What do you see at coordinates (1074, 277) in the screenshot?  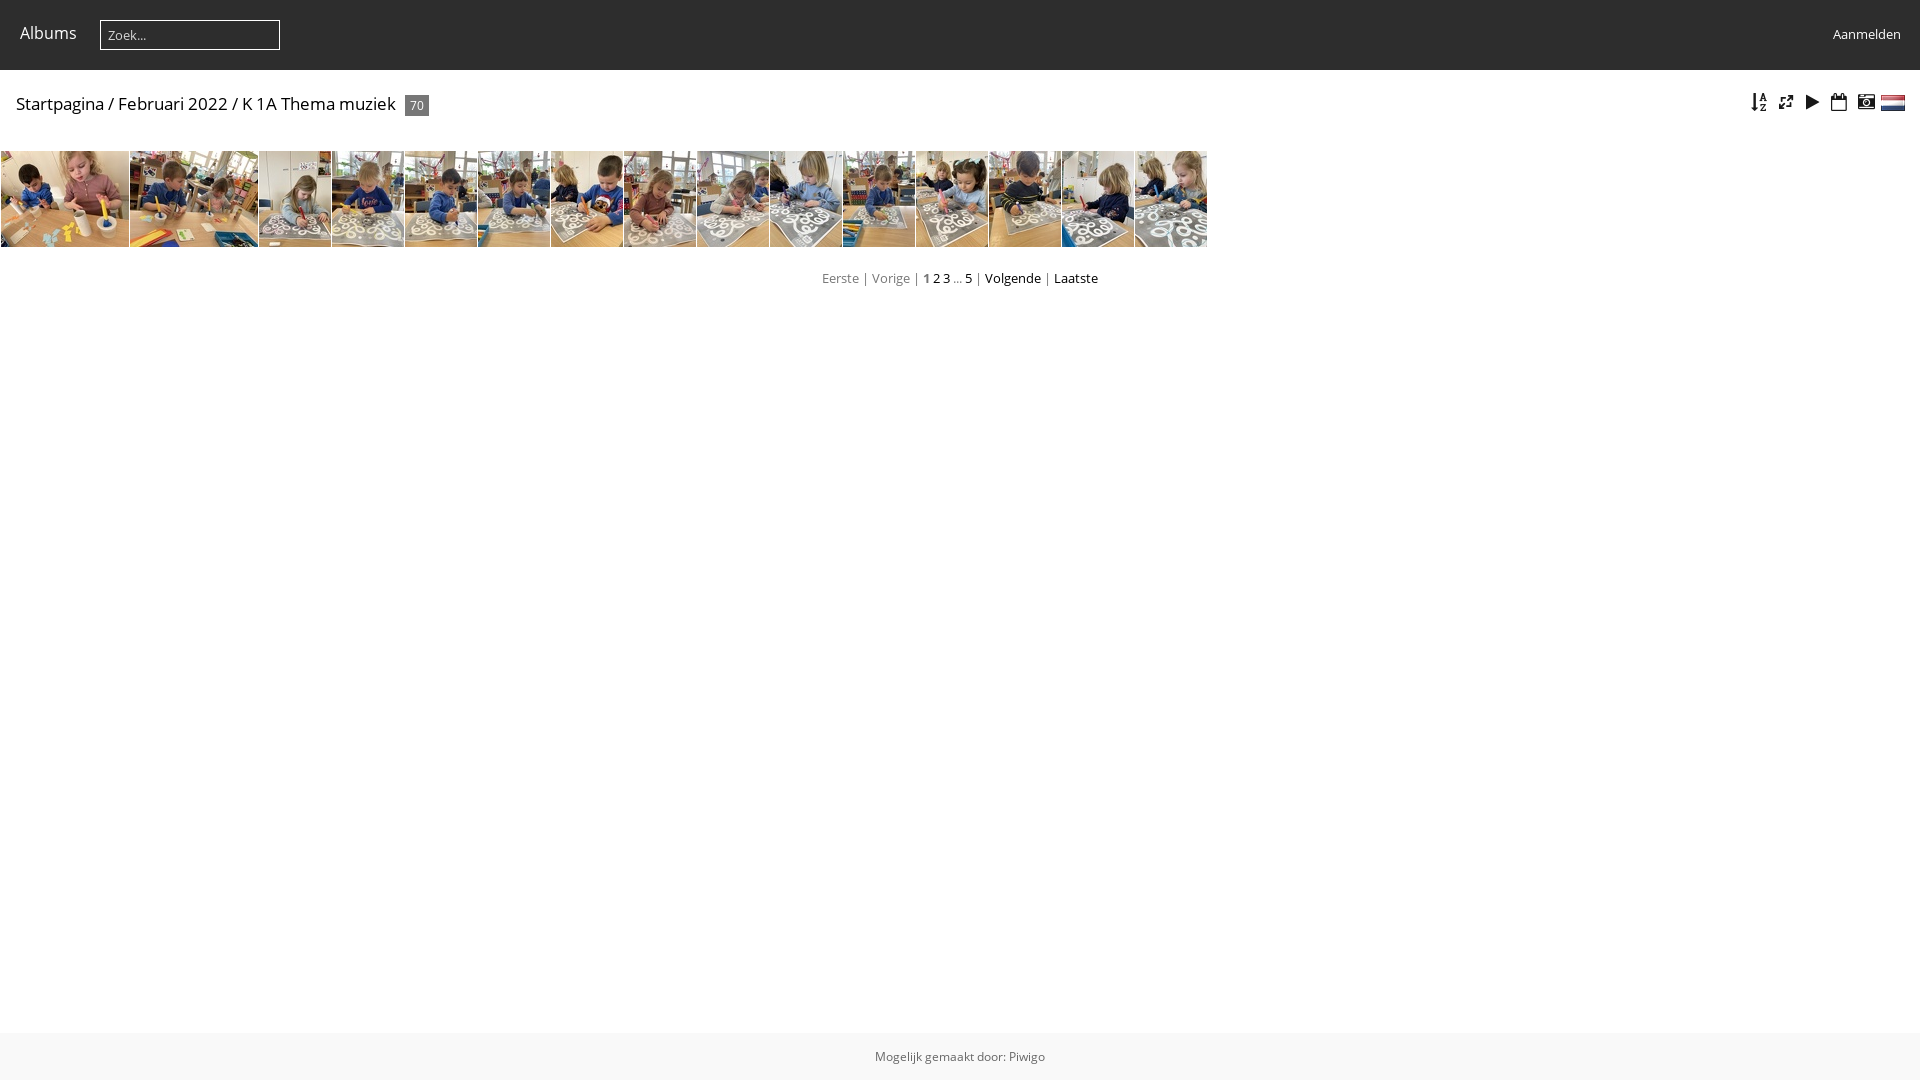 I see `'Laatste'` at bounding box center [1074, 277].